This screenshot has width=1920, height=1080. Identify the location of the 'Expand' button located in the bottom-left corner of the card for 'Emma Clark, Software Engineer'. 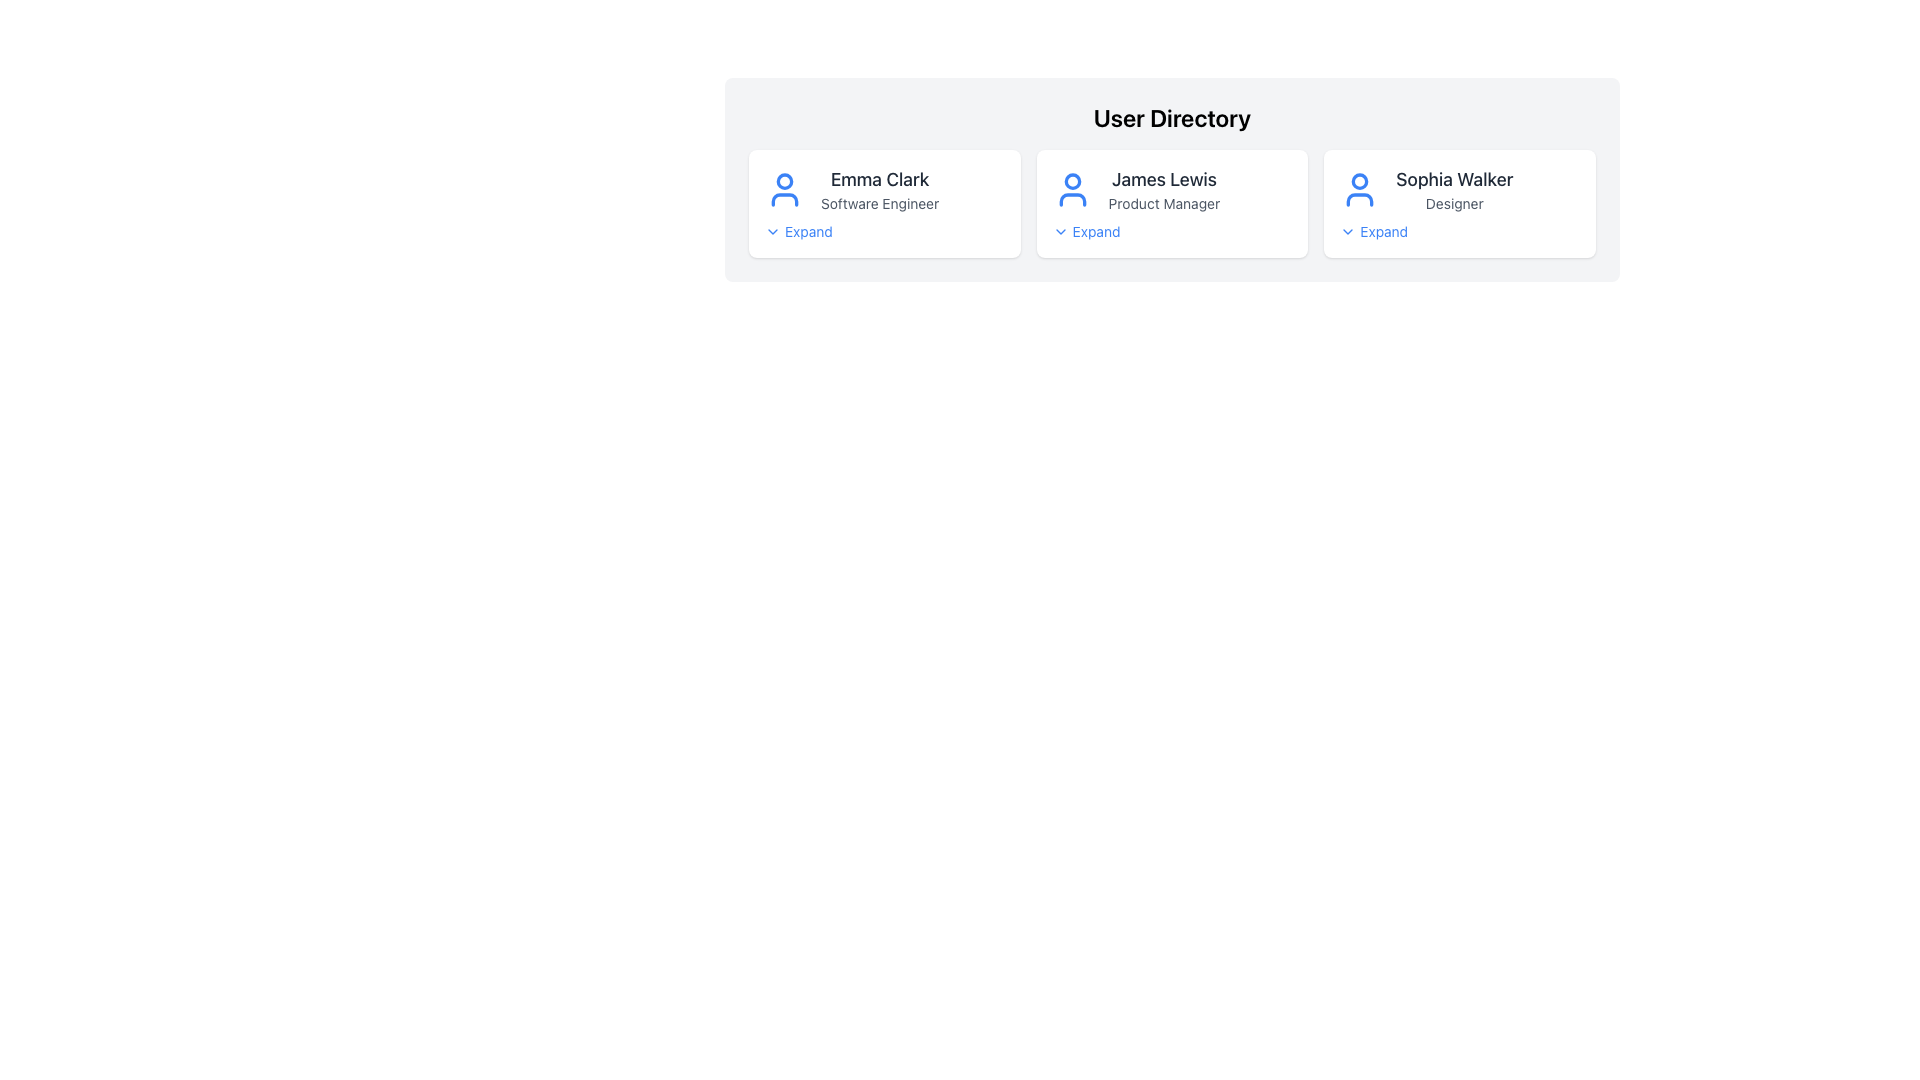
(797, 230).